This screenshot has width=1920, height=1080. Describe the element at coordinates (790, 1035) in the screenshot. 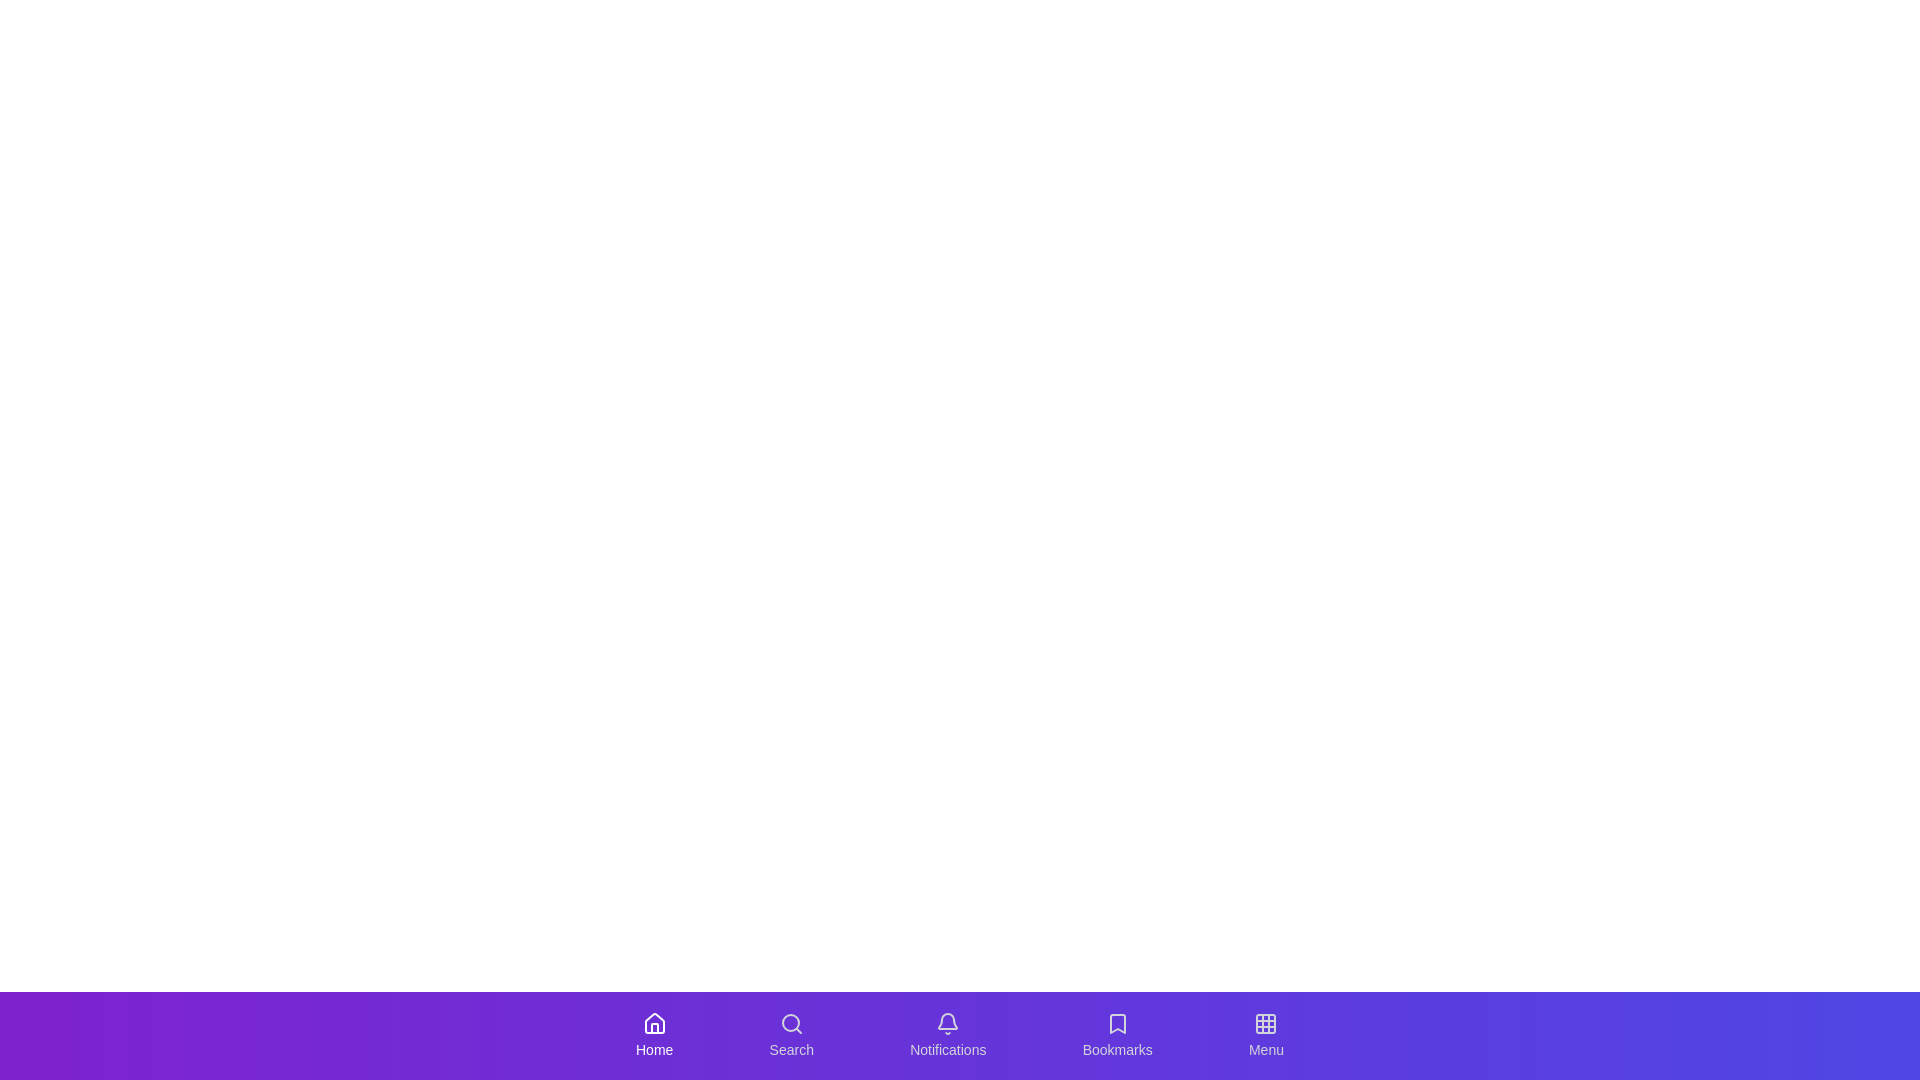

I see `the Search navigation icon to observe feedback` at that location.